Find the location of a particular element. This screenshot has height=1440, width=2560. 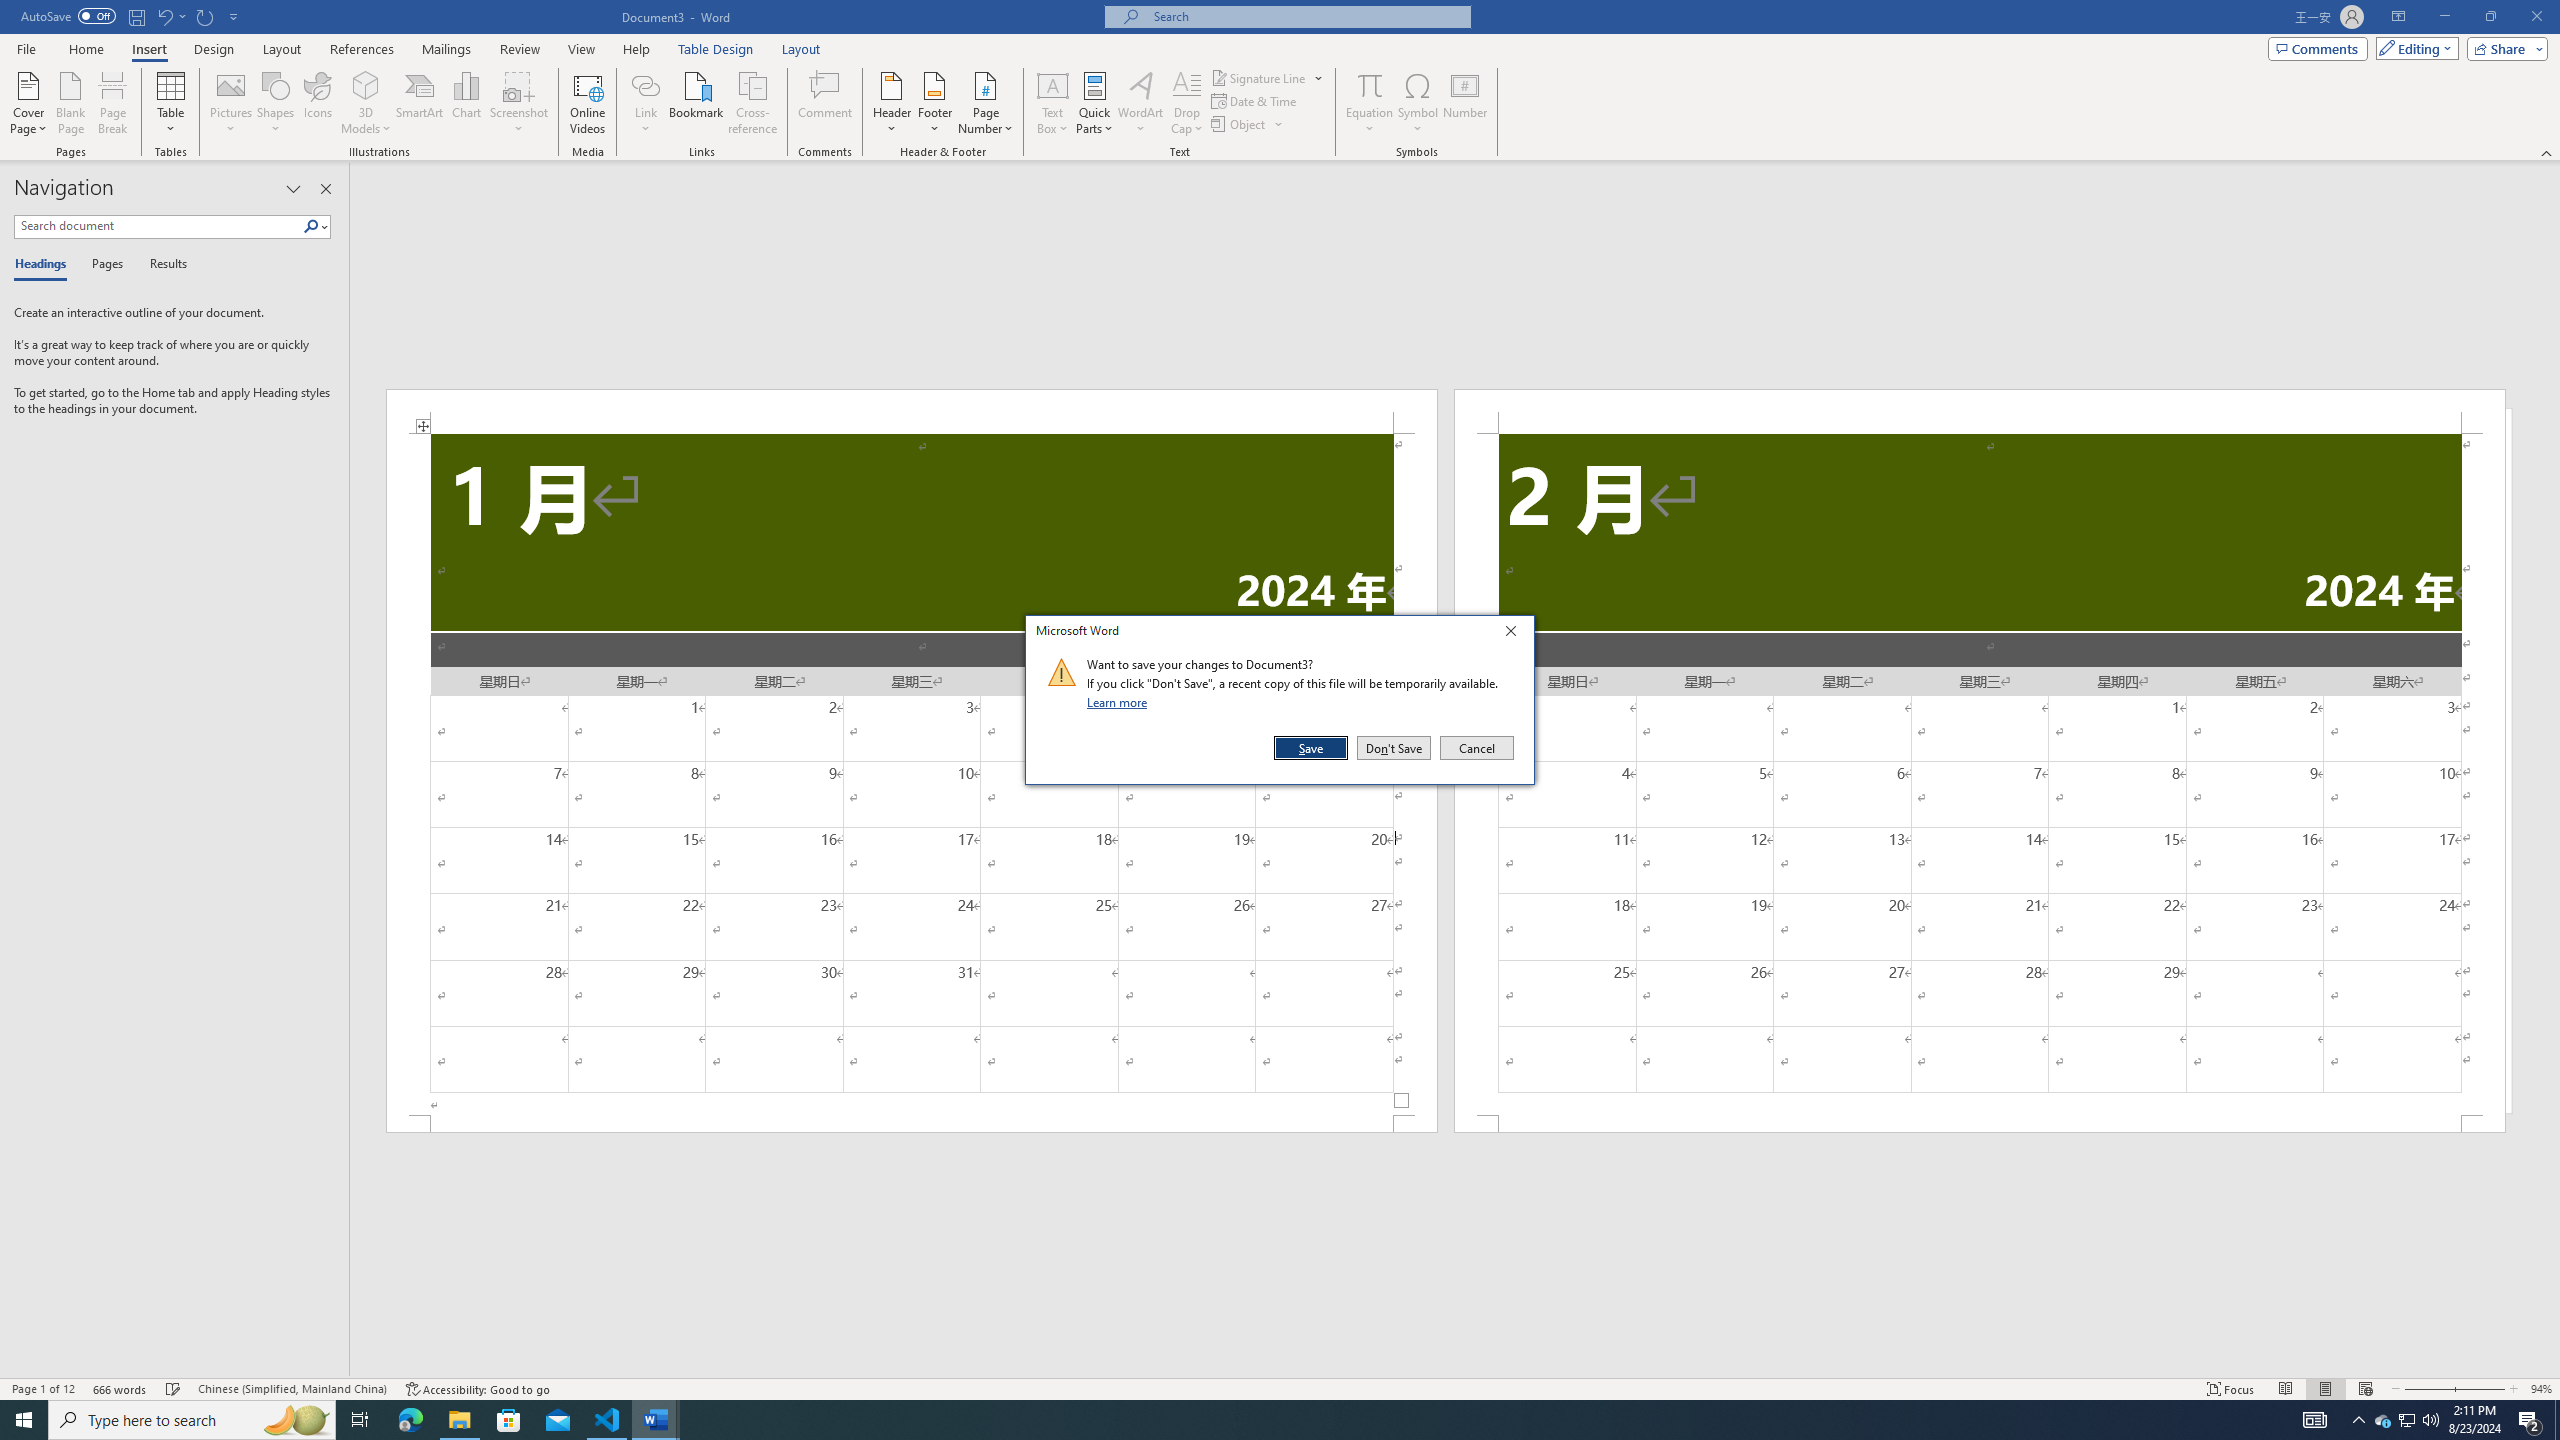

'File Explorer - 1 running window' is located at coordinates (458, 1418).